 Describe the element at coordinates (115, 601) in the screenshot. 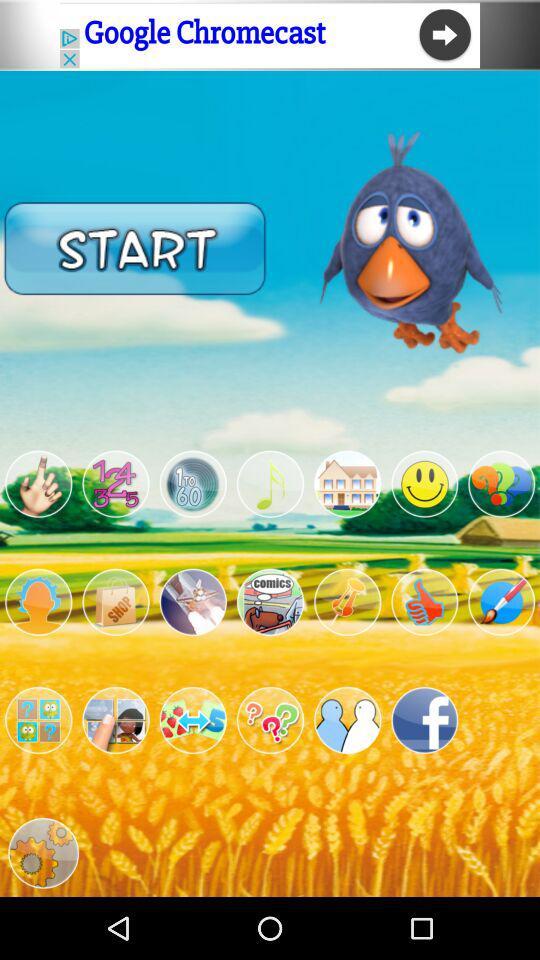

I see `shop` at that location.